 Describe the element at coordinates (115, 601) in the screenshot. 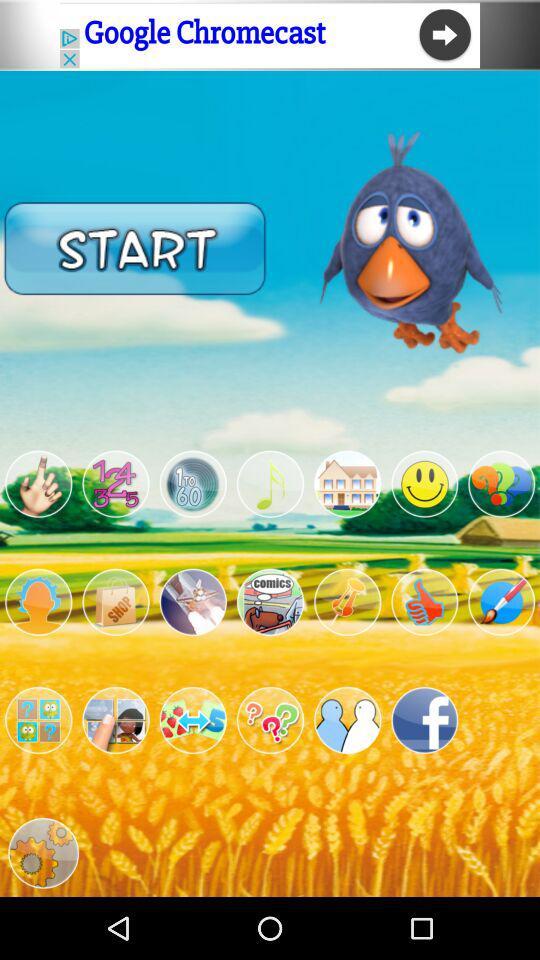

I see `shop` at that location.